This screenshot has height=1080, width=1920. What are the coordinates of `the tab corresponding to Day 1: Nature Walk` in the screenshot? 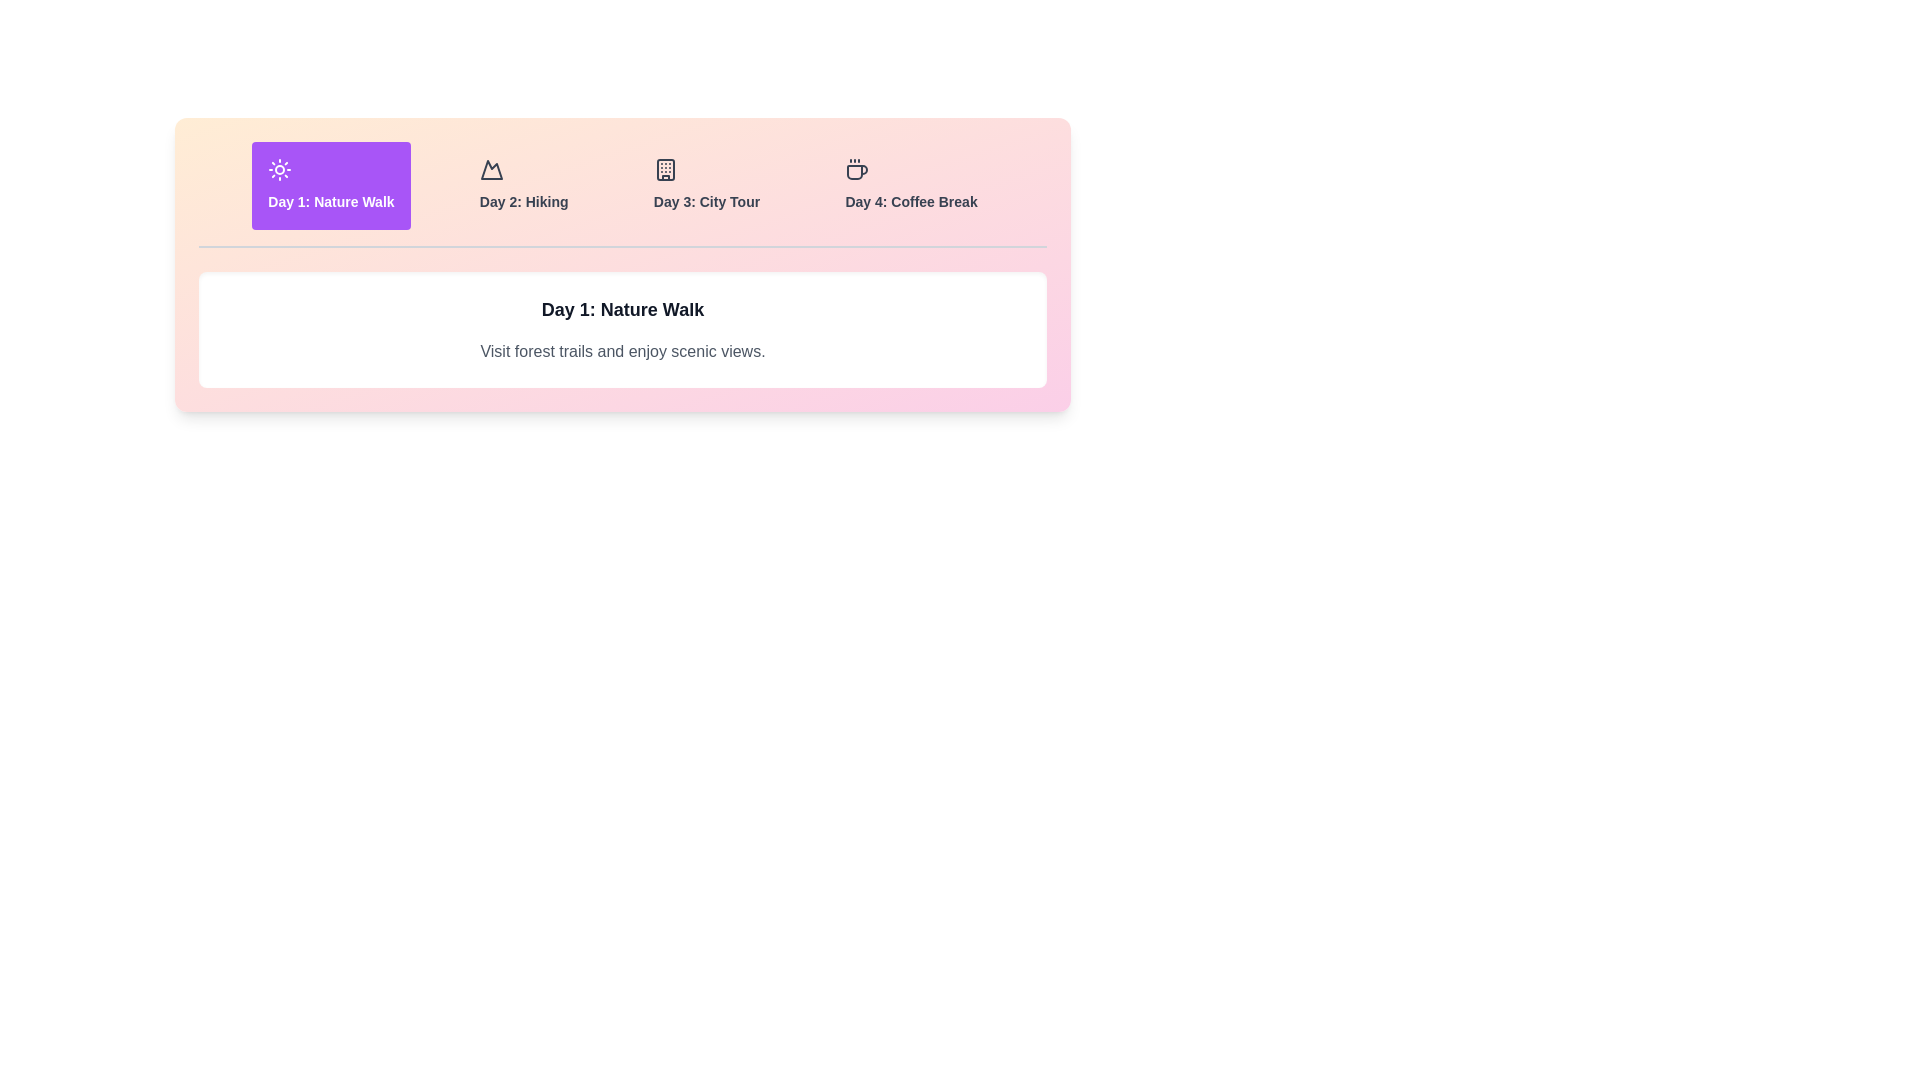 It's located at (331, 185).